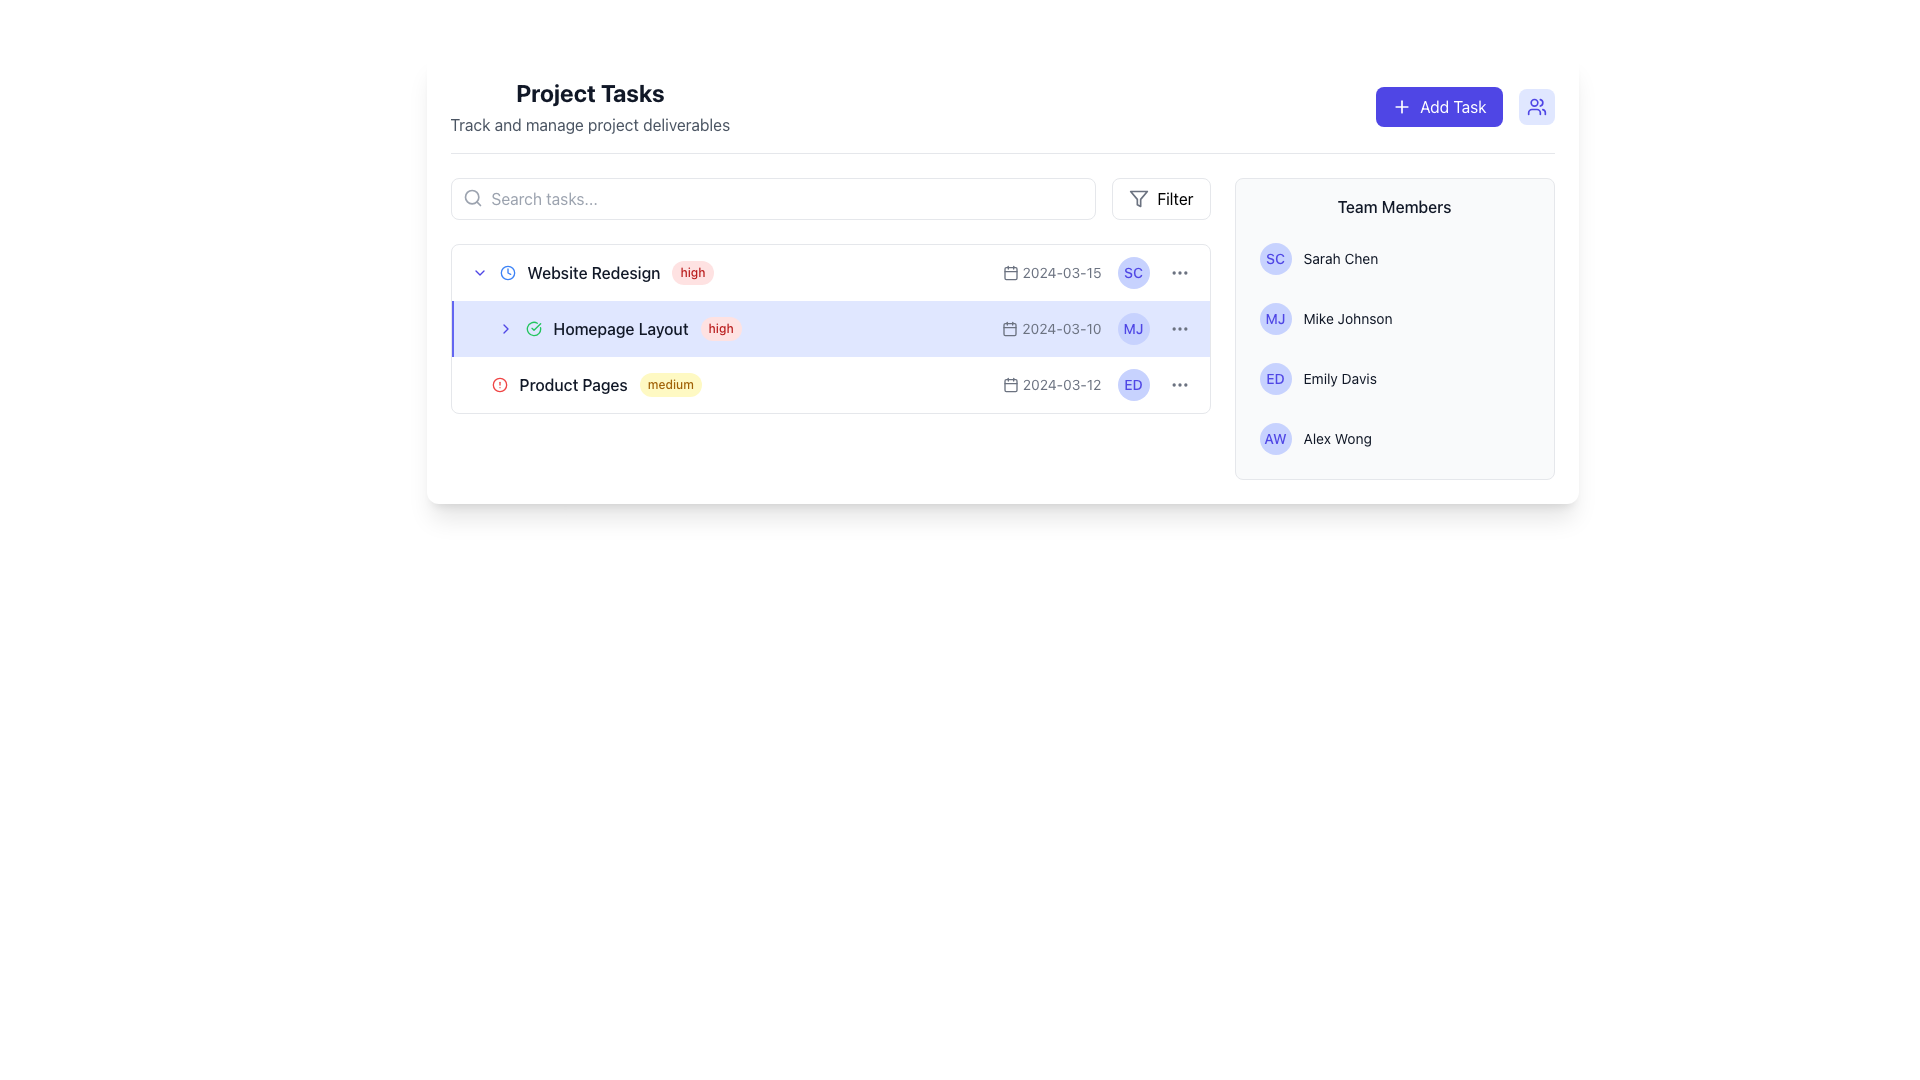  I want to click on the text label displaying 'MJ' within the indigo circular avatar in the 'Team Members' section, so click(1133, 327).